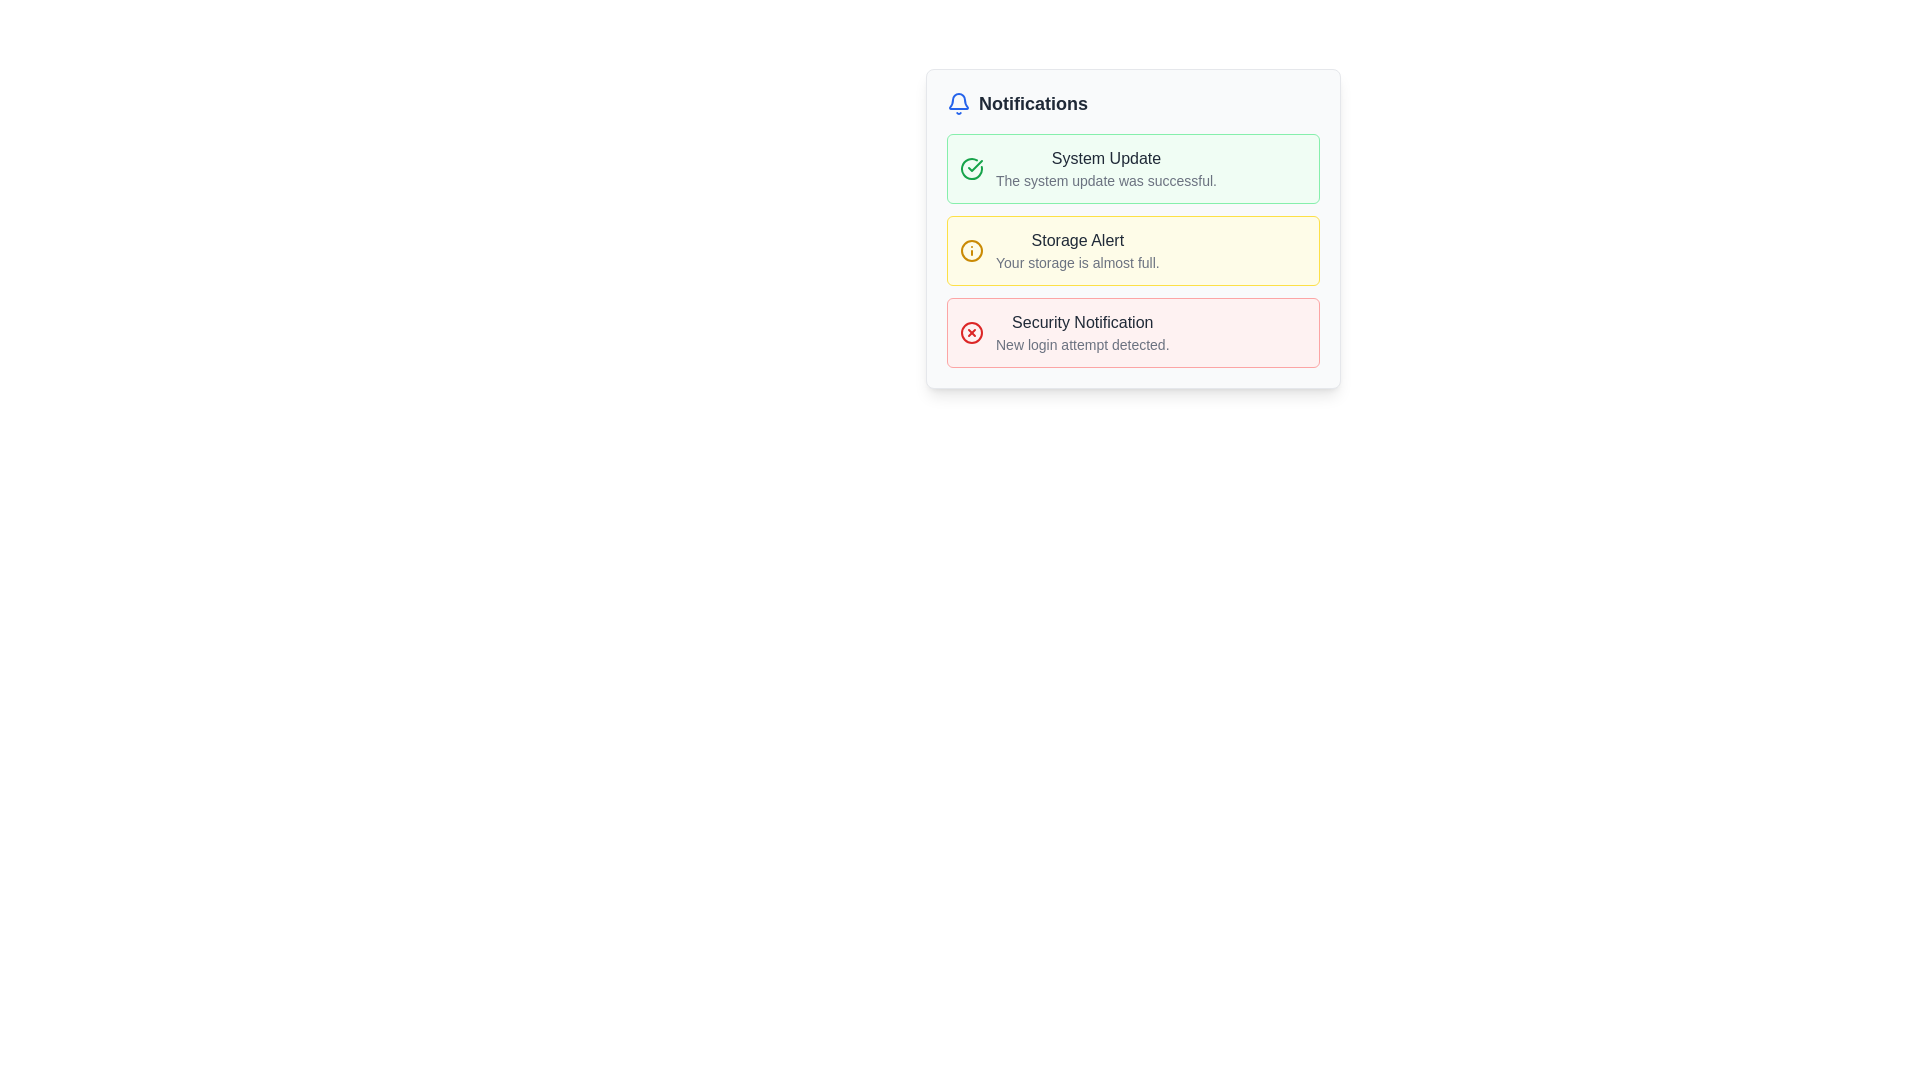 The width and height of the screenshot is (1920, 1080). I want to click on the storage alert by clicking on the notification card indicating that the storage is nearly full, located as the second card in a vertical stack of three notifications, so click(1133, 227).